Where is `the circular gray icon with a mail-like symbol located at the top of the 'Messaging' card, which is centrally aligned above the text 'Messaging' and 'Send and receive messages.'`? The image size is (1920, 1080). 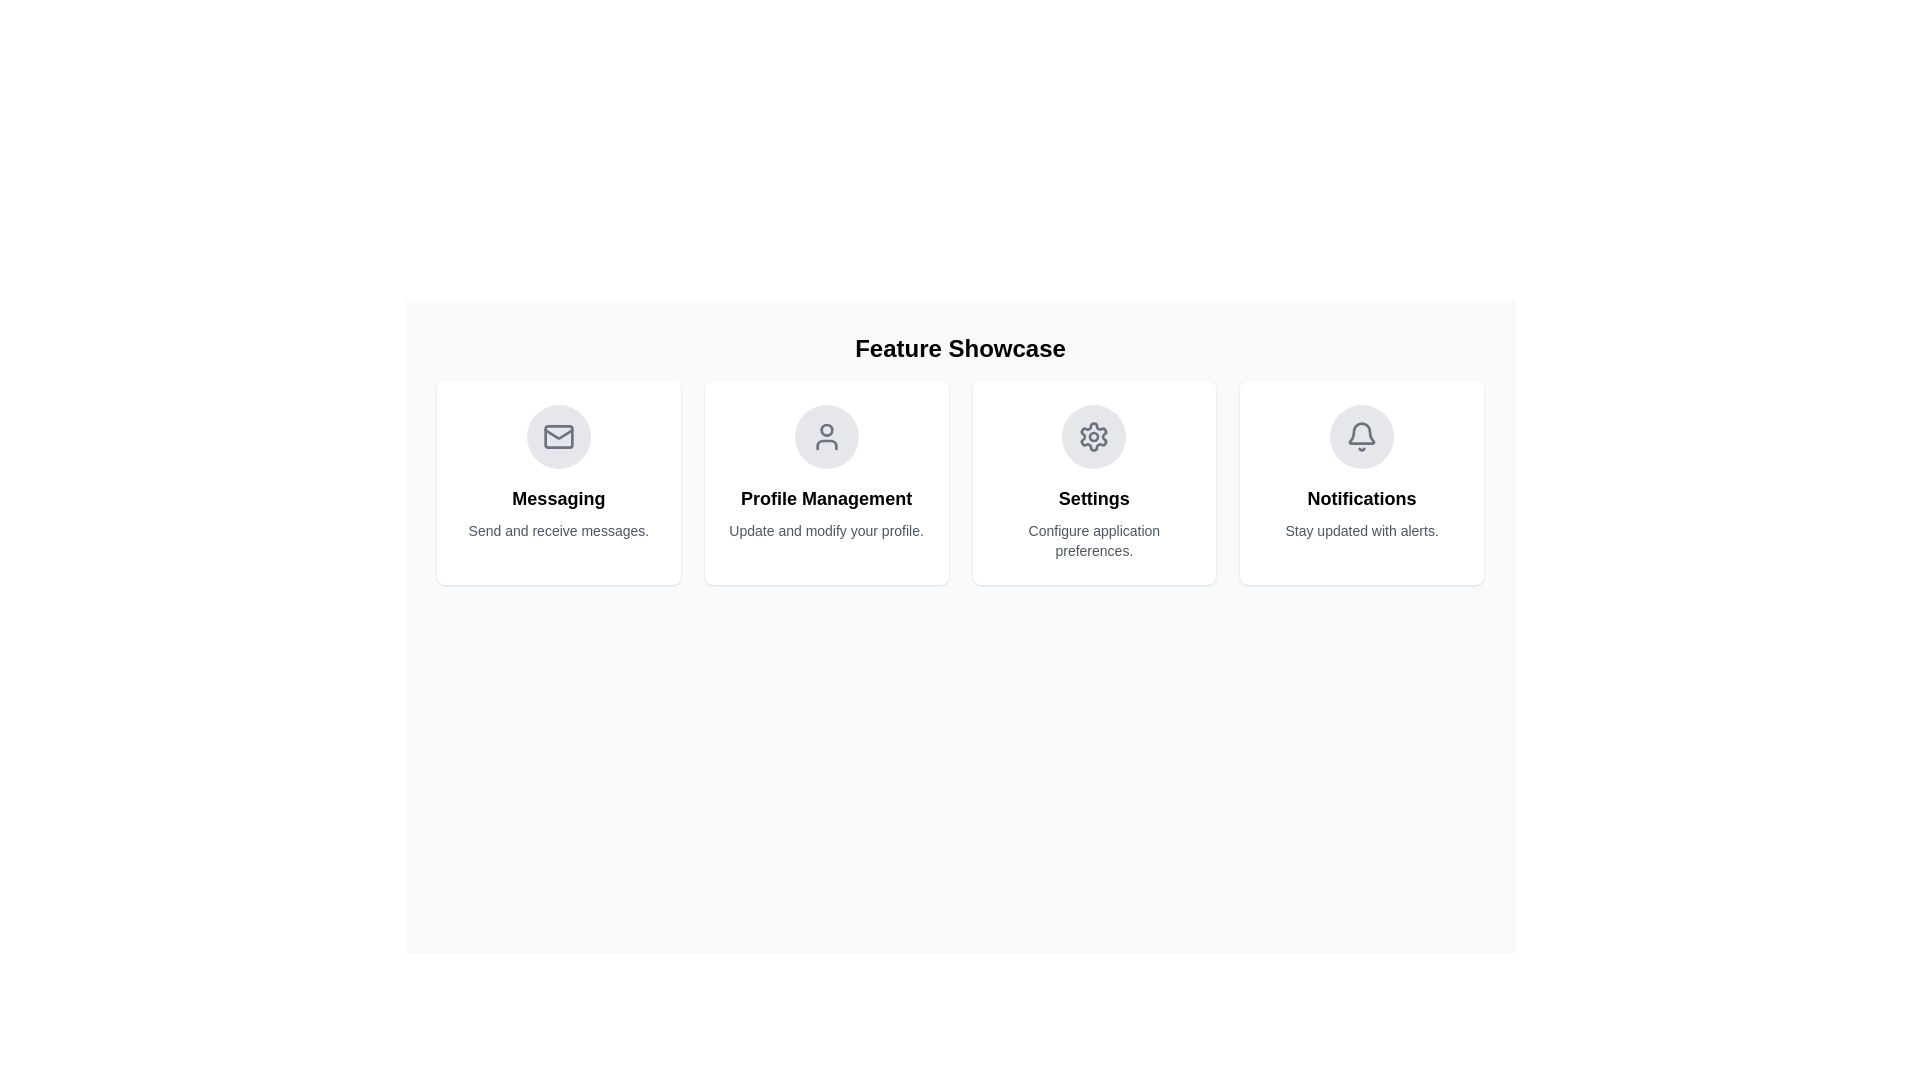
the circular gray icon with a mail-like symbol located at the top of the 'Messaging' card, which is centrally aligned above the text 'Messaging' and 'Send and receive messages.' is located at coordinates (558, 435).